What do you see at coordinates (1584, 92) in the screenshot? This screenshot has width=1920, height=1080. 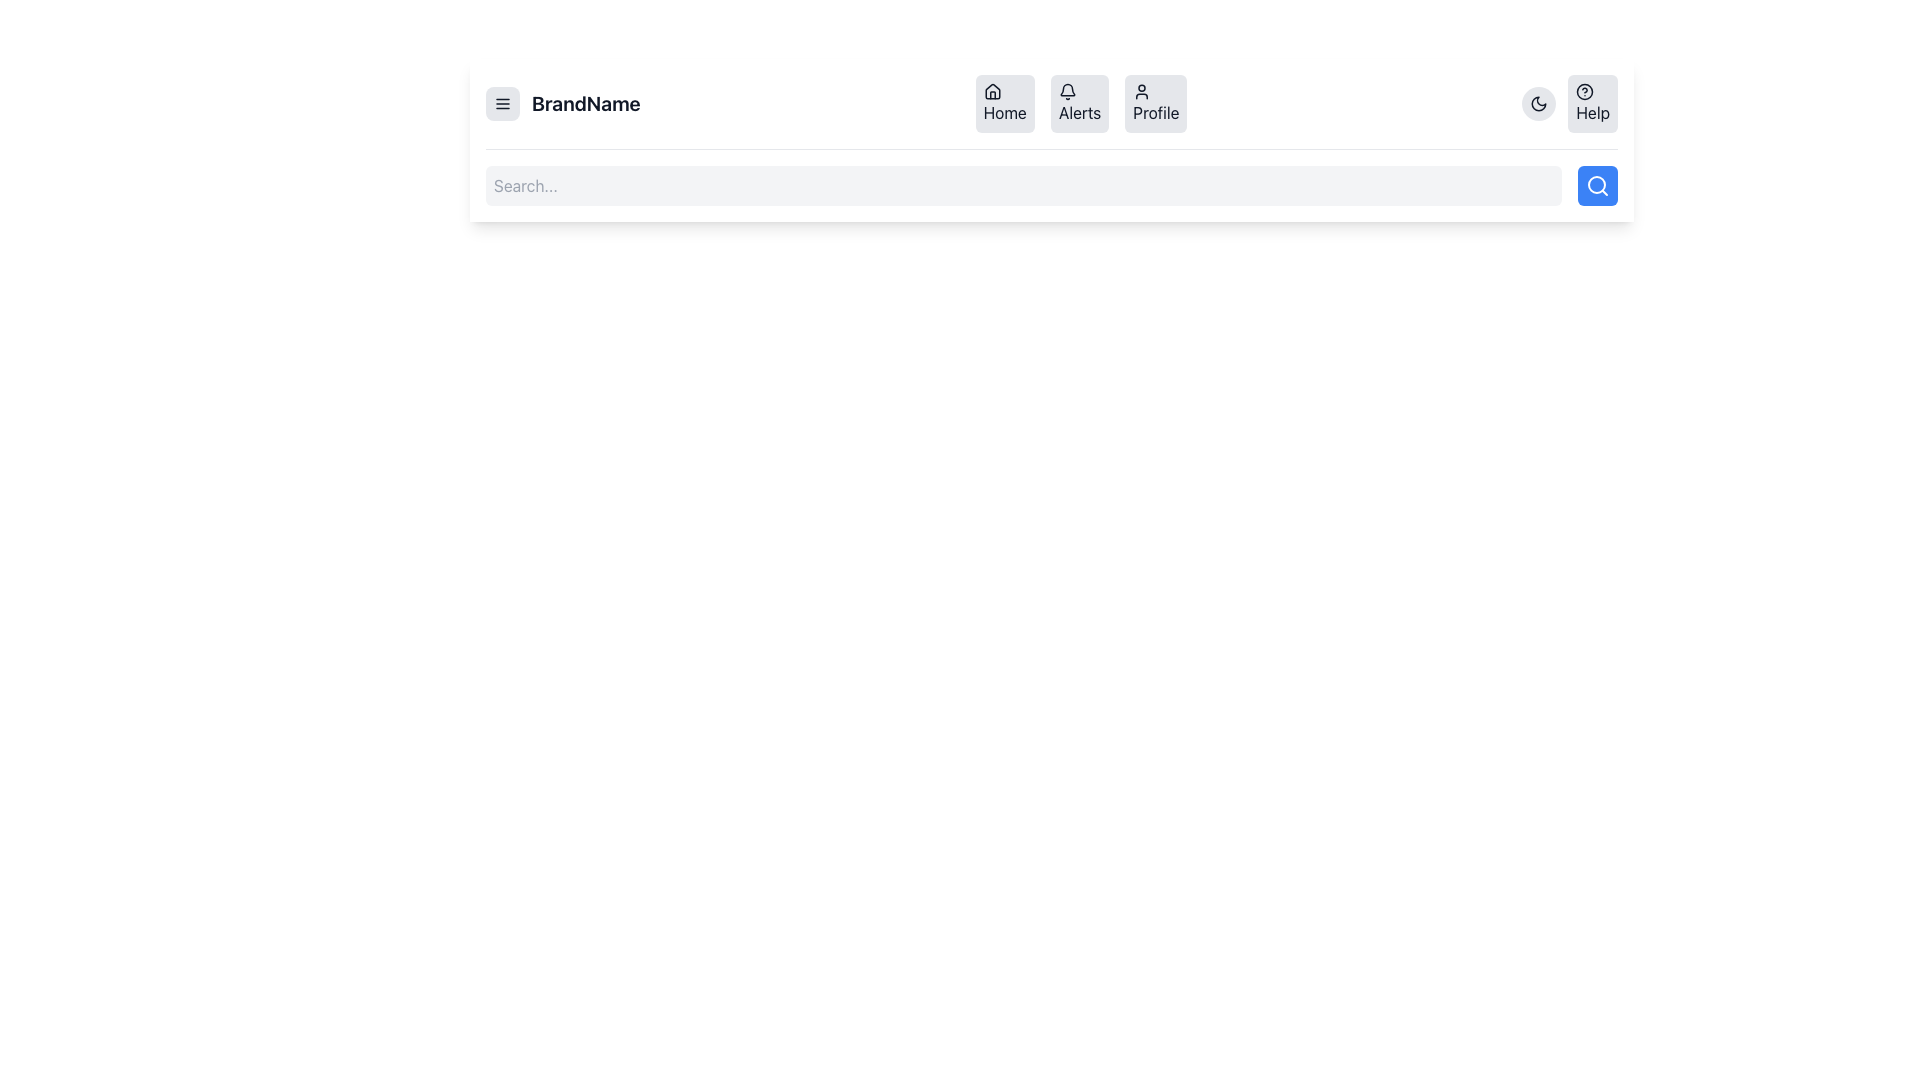 I see `the 'Help' icon located in the top-right corner of the interface, which is a circular icon to the left of the 'Help' label` at bounding box center [1584, 92].